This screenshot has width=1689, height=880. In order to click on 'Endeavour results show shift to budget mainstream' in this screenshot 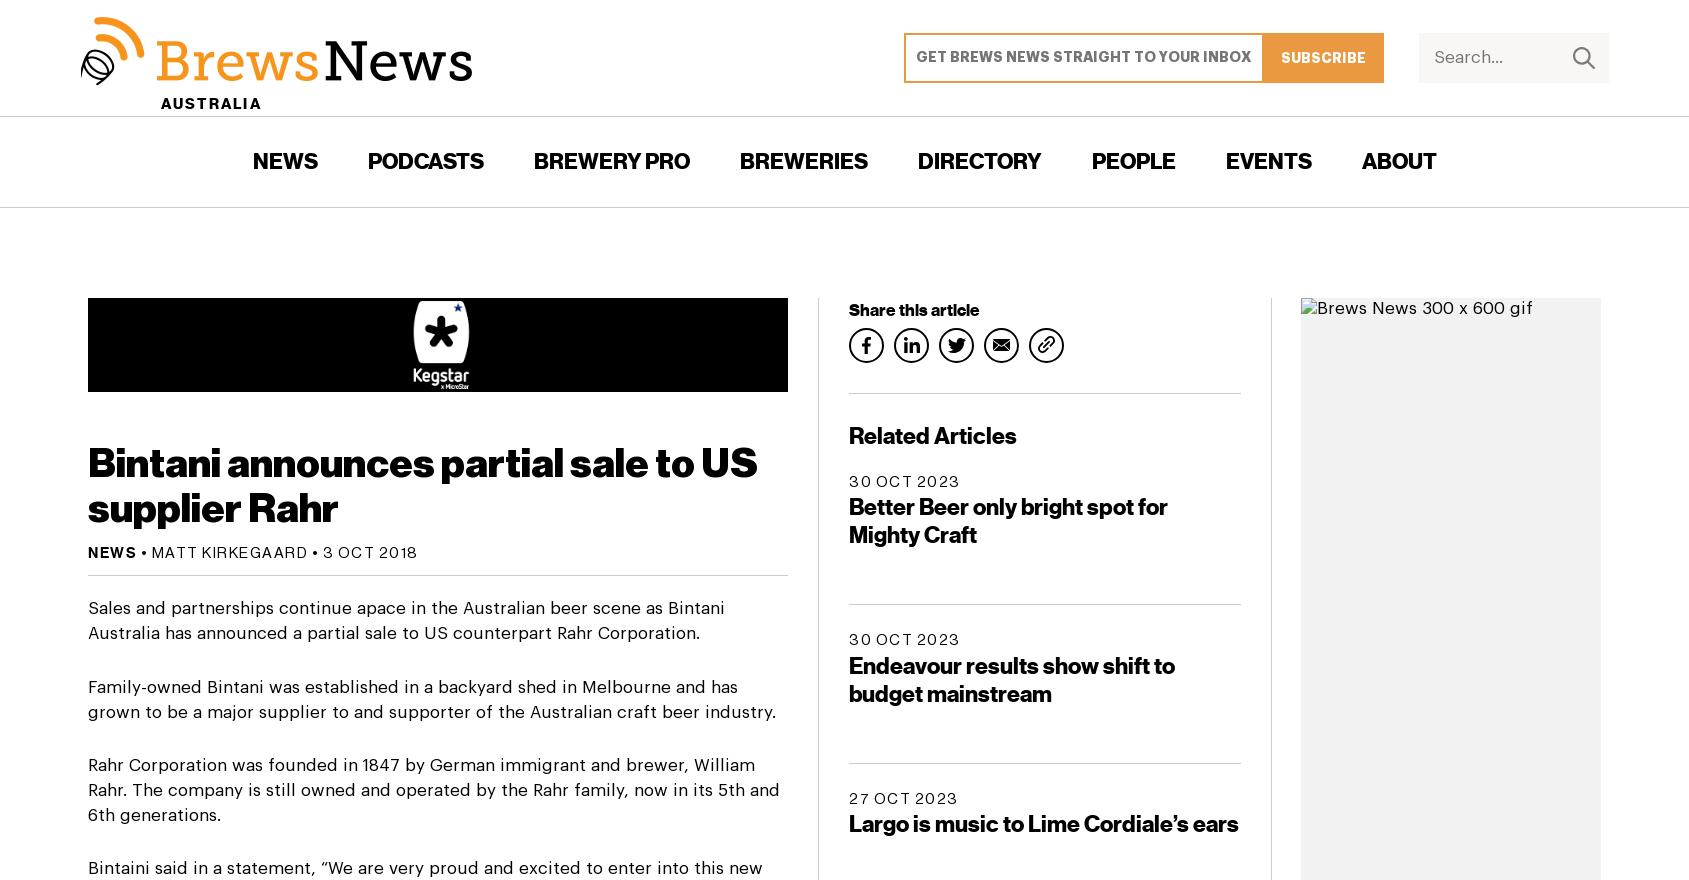, I will do `click(1011, 678)`.